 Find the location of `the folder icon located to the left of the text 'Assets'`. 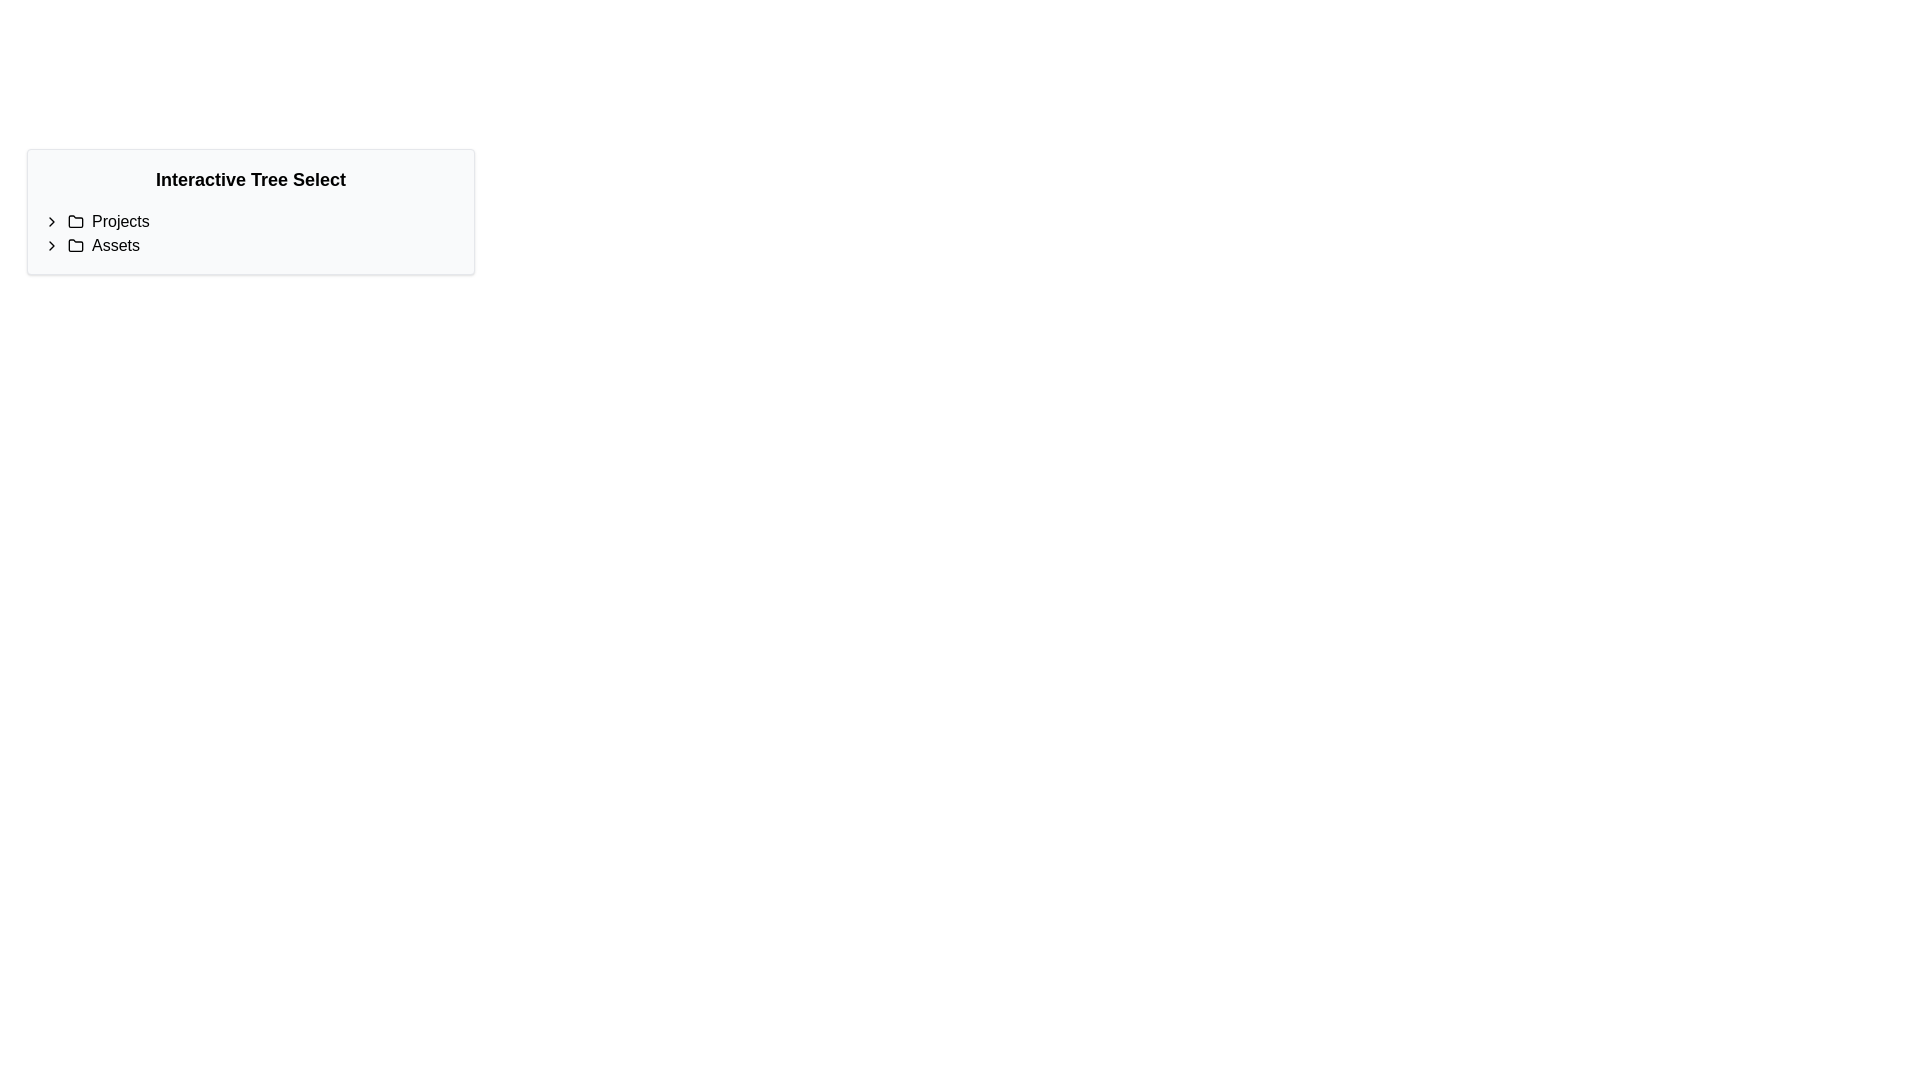

the folder icon located to the left of the text 'Assets' is located at coordinates (76, 245).